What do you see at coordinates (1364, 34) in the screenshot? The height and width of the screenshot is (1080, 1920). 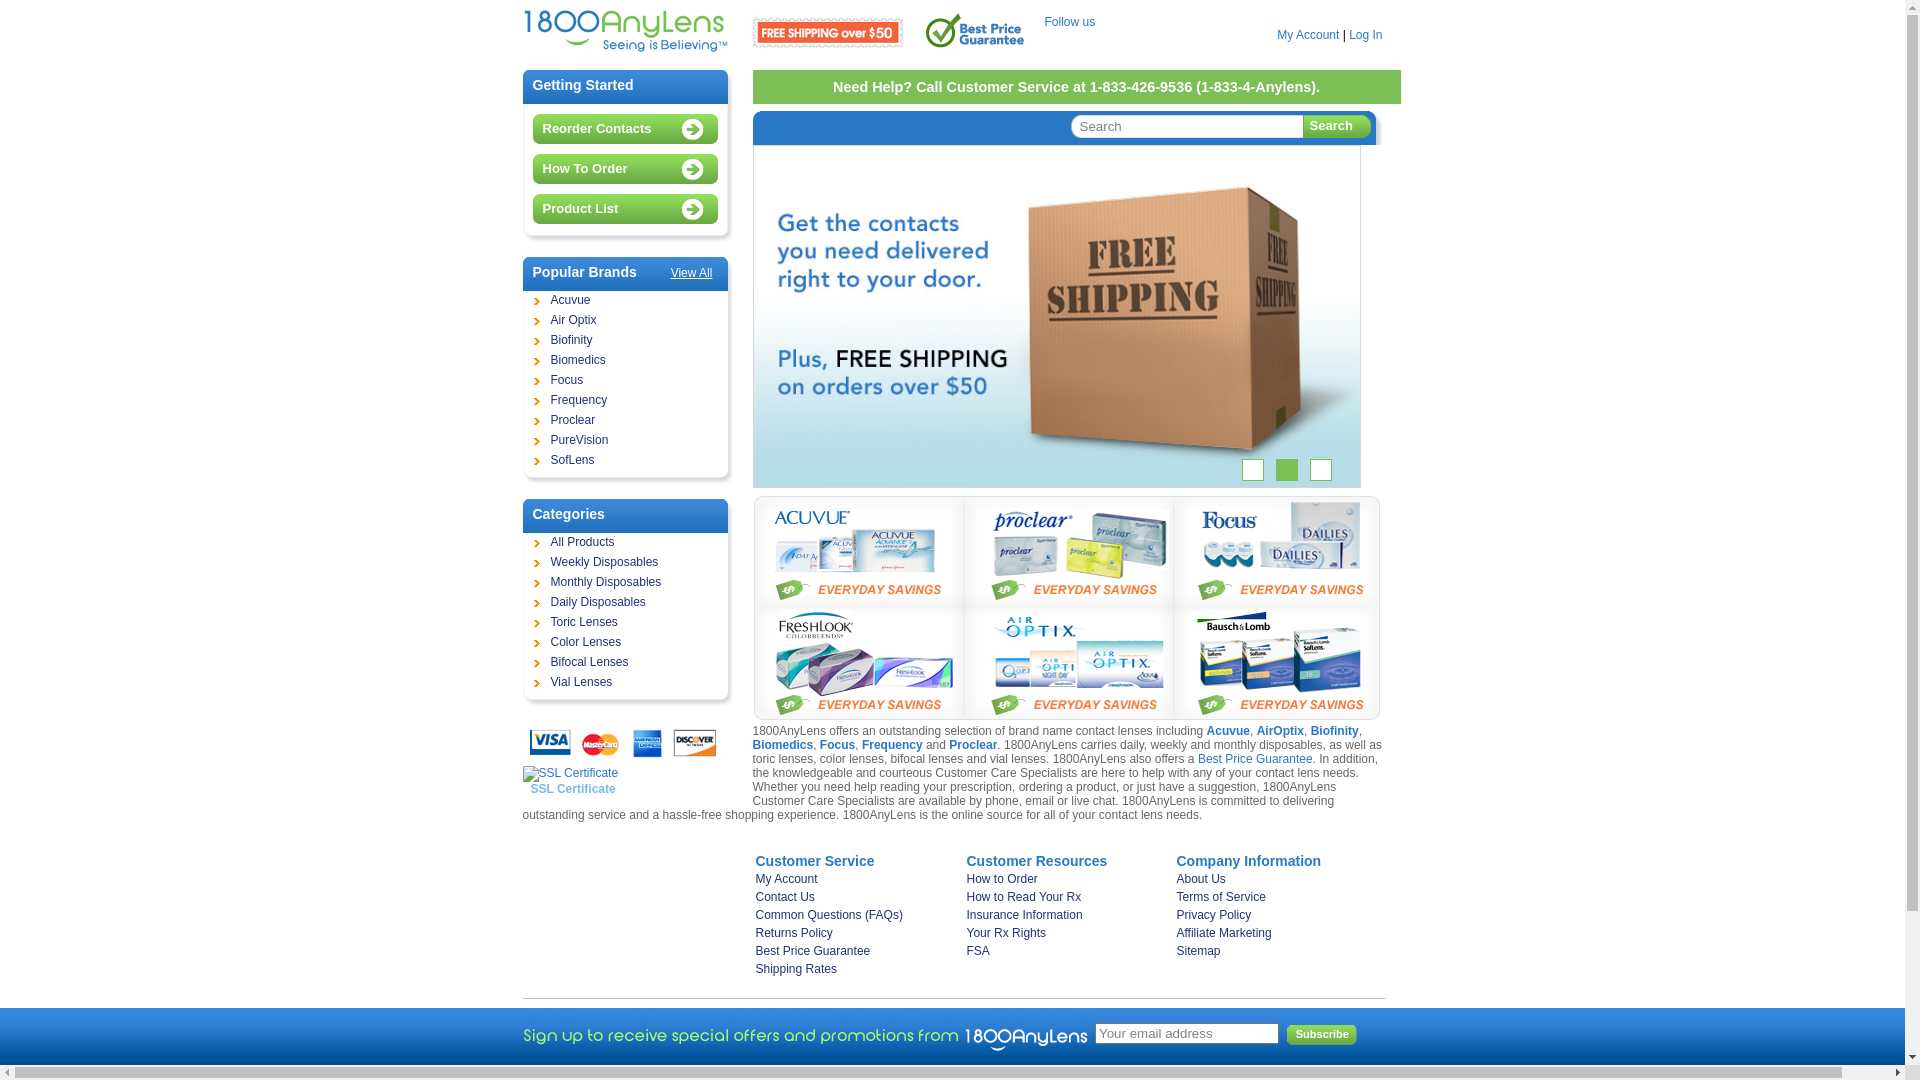 I see `'Log In'` at bounding box center [1364, 34].